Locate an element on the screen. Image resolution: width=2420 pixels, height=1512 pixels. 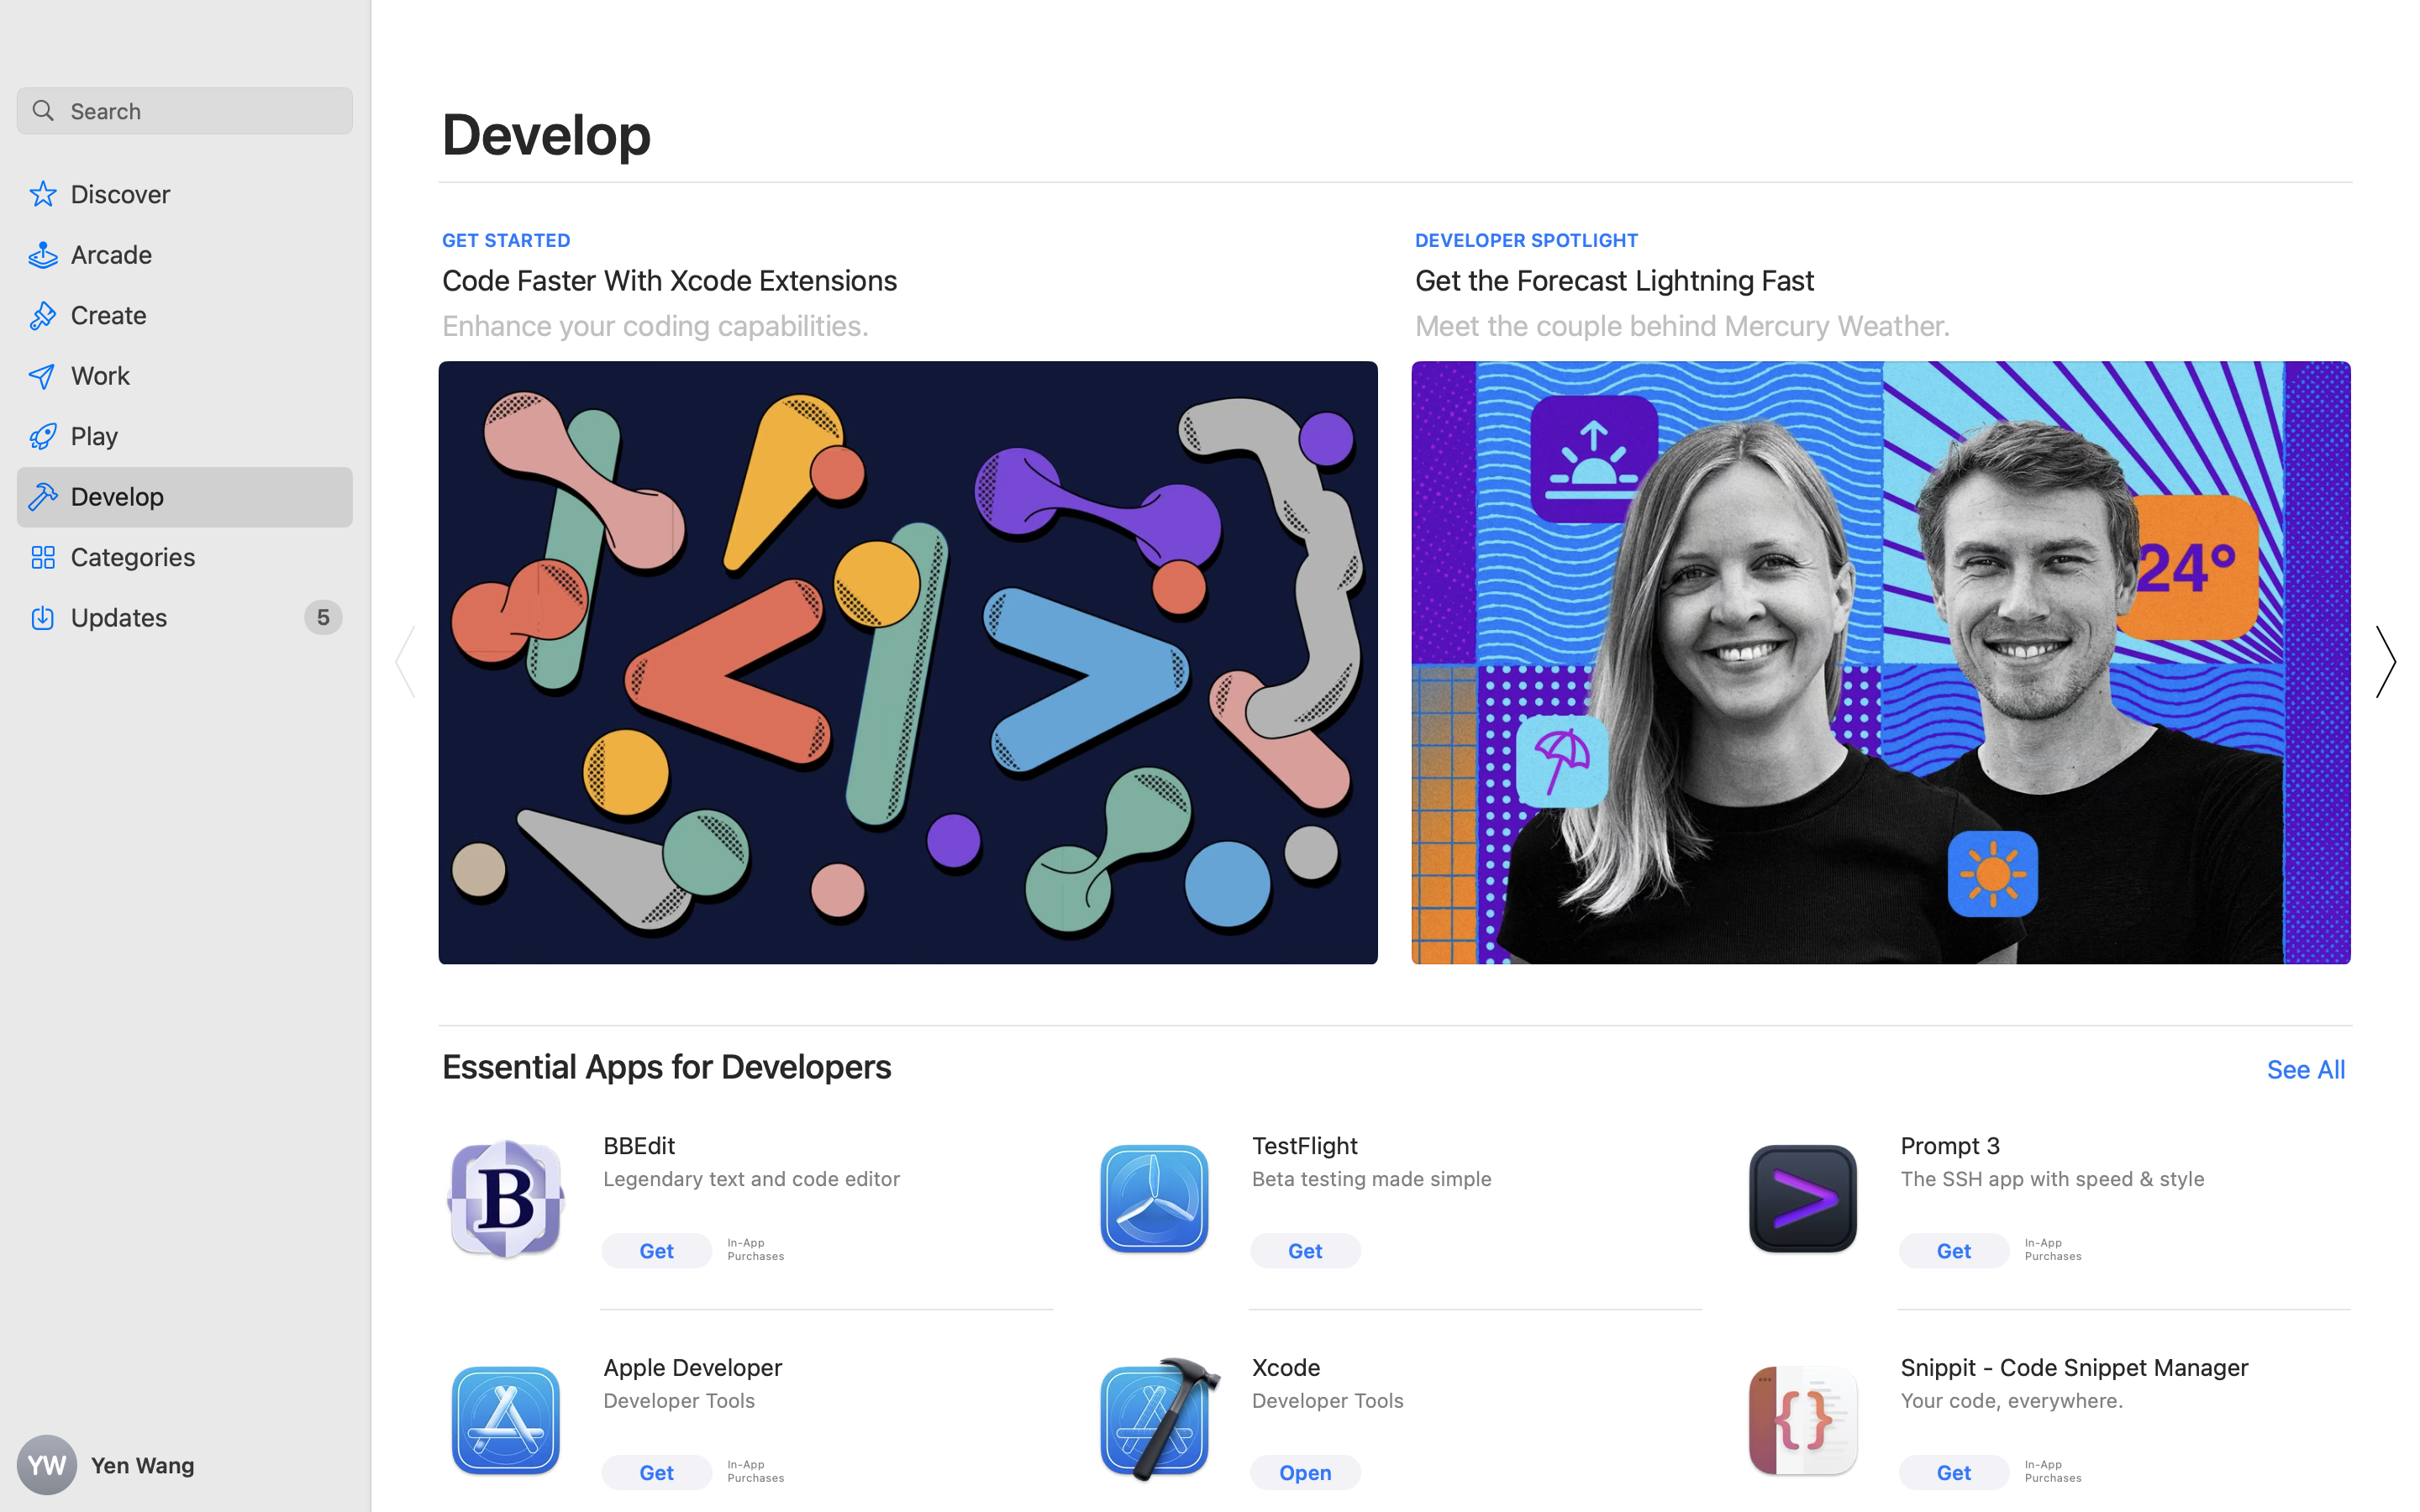
'Yen Wang' is located at coordinates (185, 1465).